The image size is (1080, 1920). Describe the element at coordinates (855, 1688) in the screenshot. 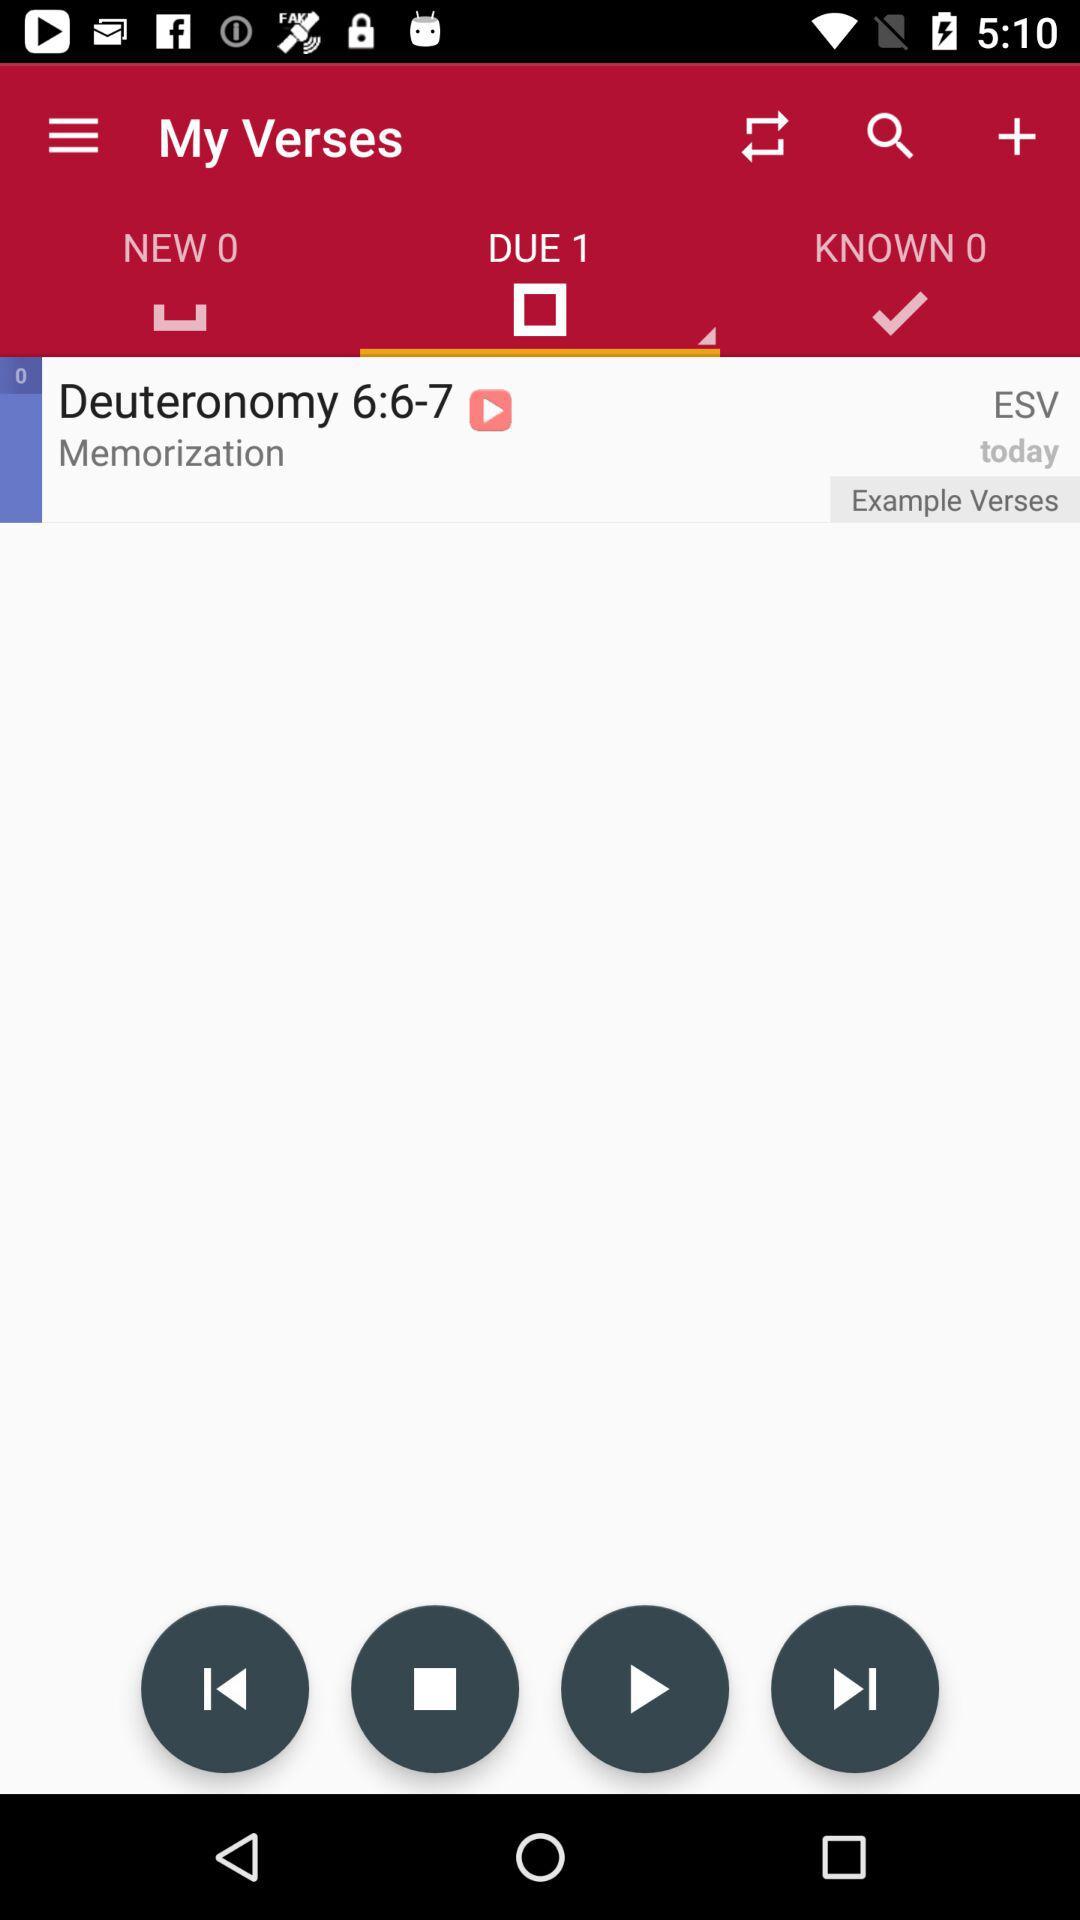

I see `the skip_next icon` at that location.